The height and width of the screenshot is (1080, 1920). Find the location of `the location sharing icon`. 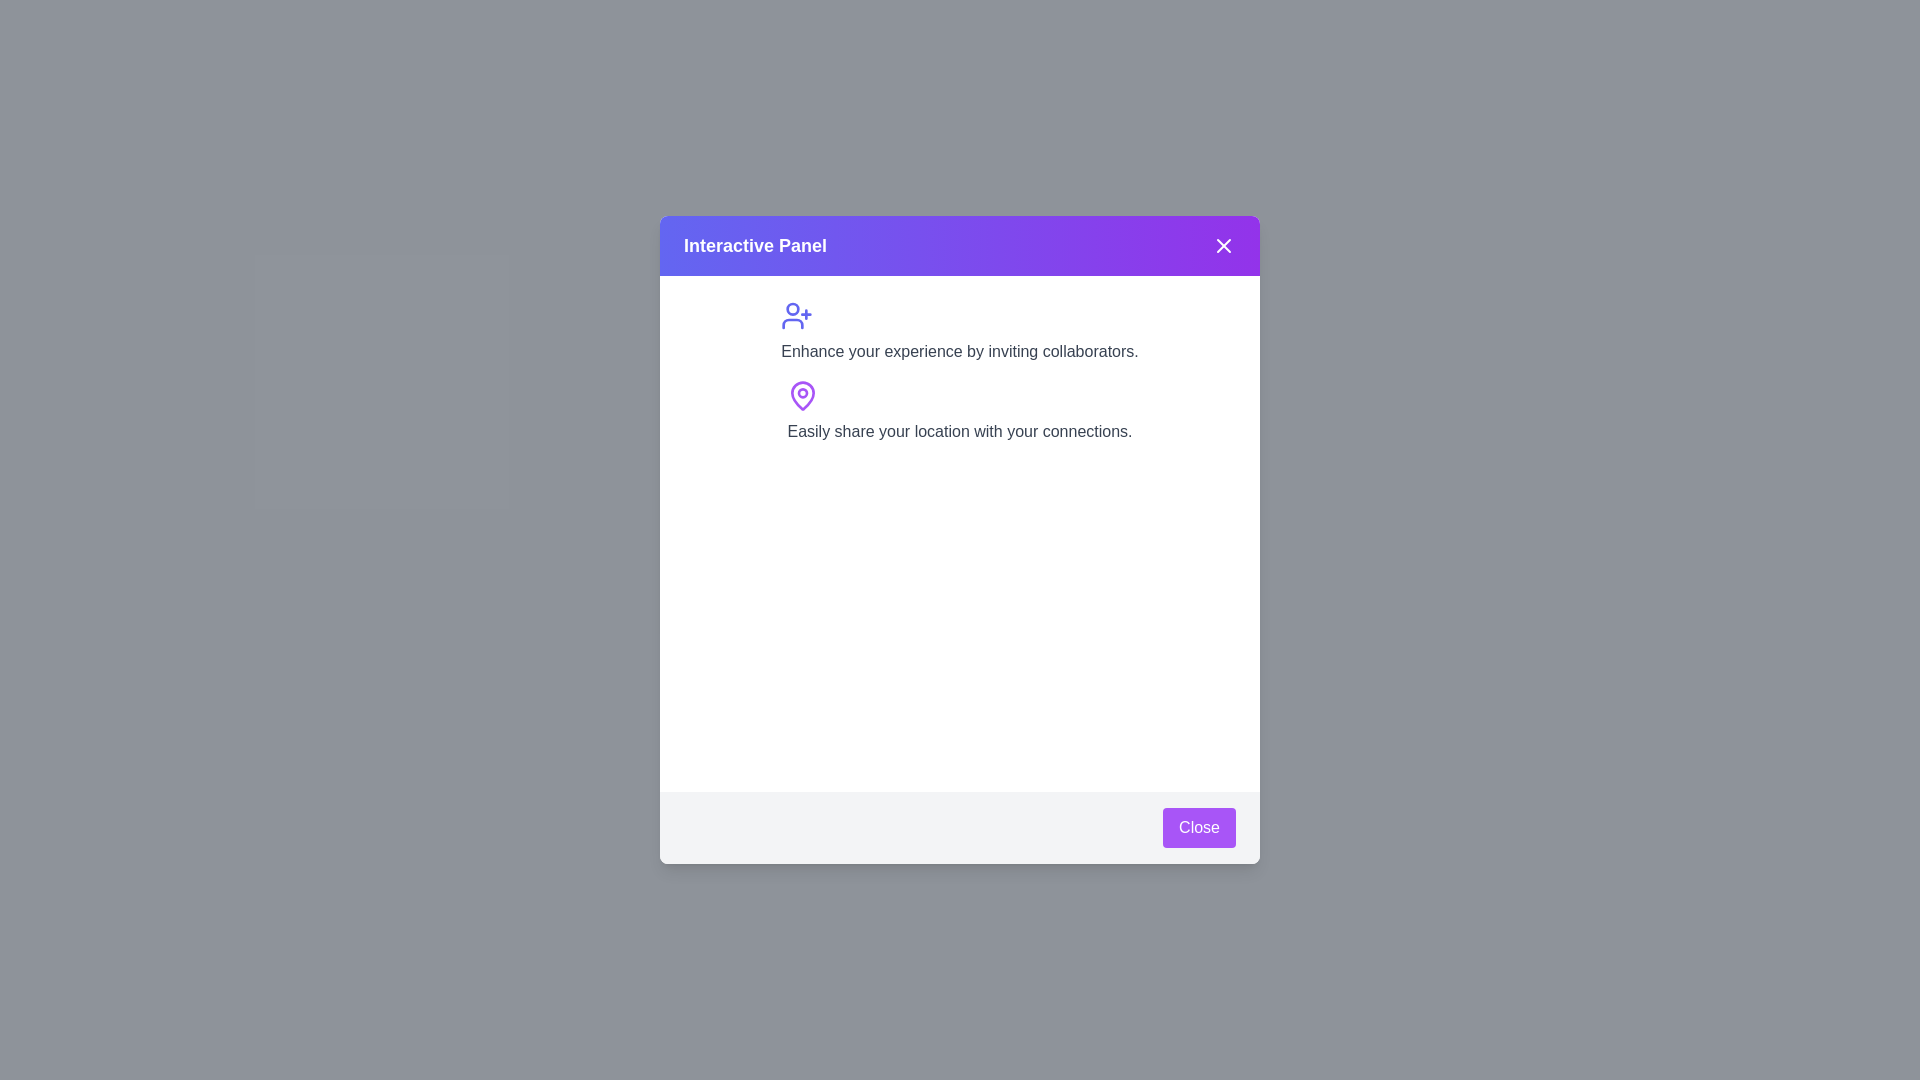

the location sharing icon is located at coordinates (803, 396).